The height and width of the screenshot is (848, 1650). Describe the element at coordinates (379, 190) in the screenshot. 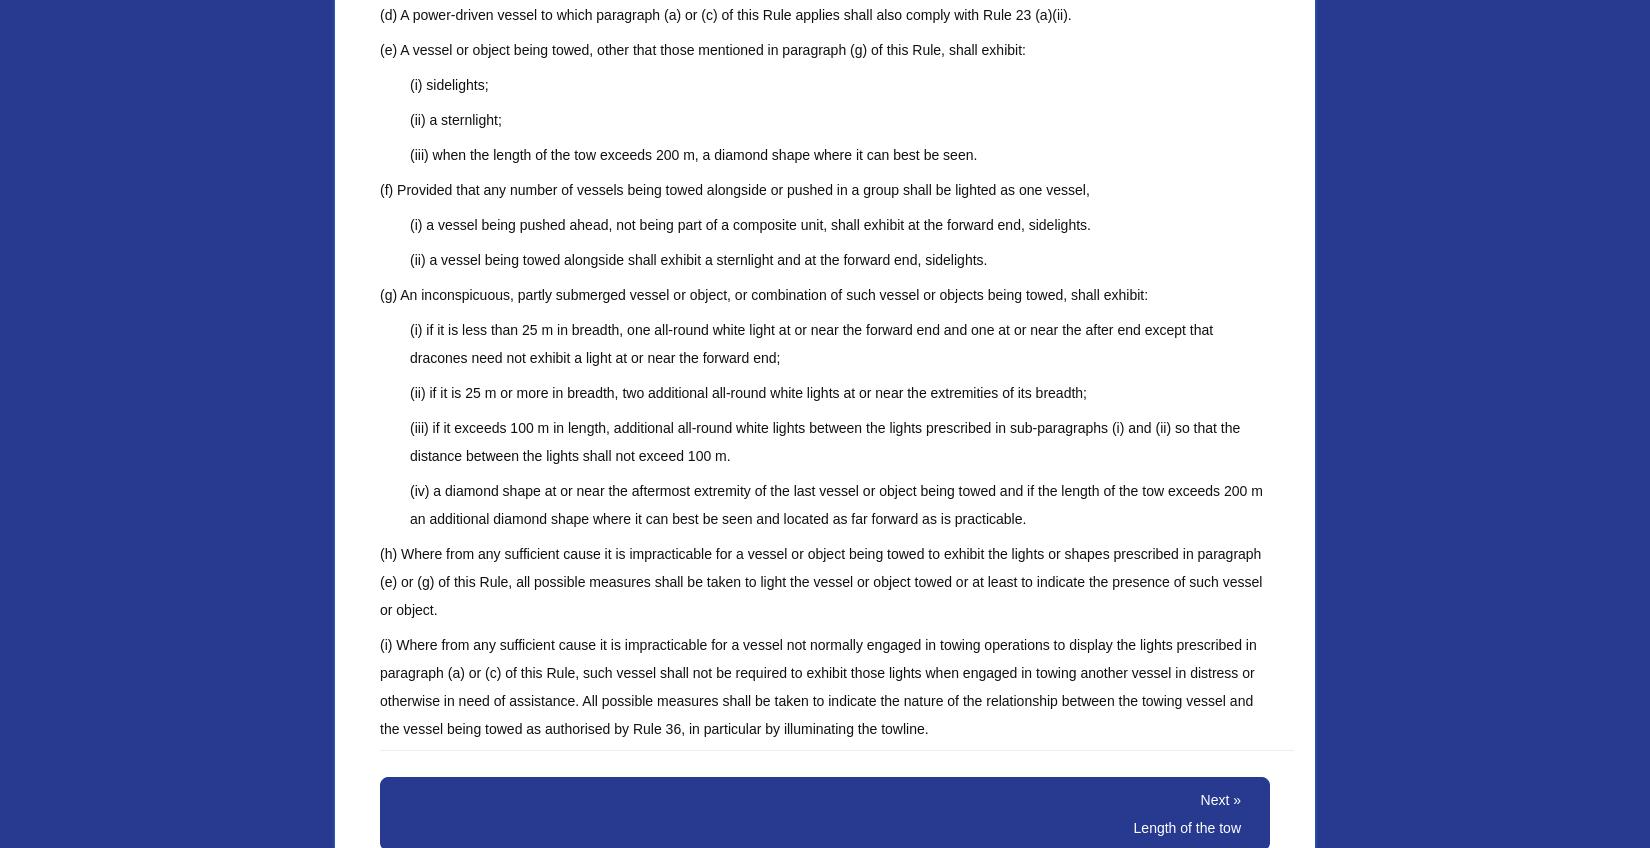

I see `'(f) Provided that any number of vessels being towed alongside or pushed in a group shall be lighted as one vessel,'` at that location.